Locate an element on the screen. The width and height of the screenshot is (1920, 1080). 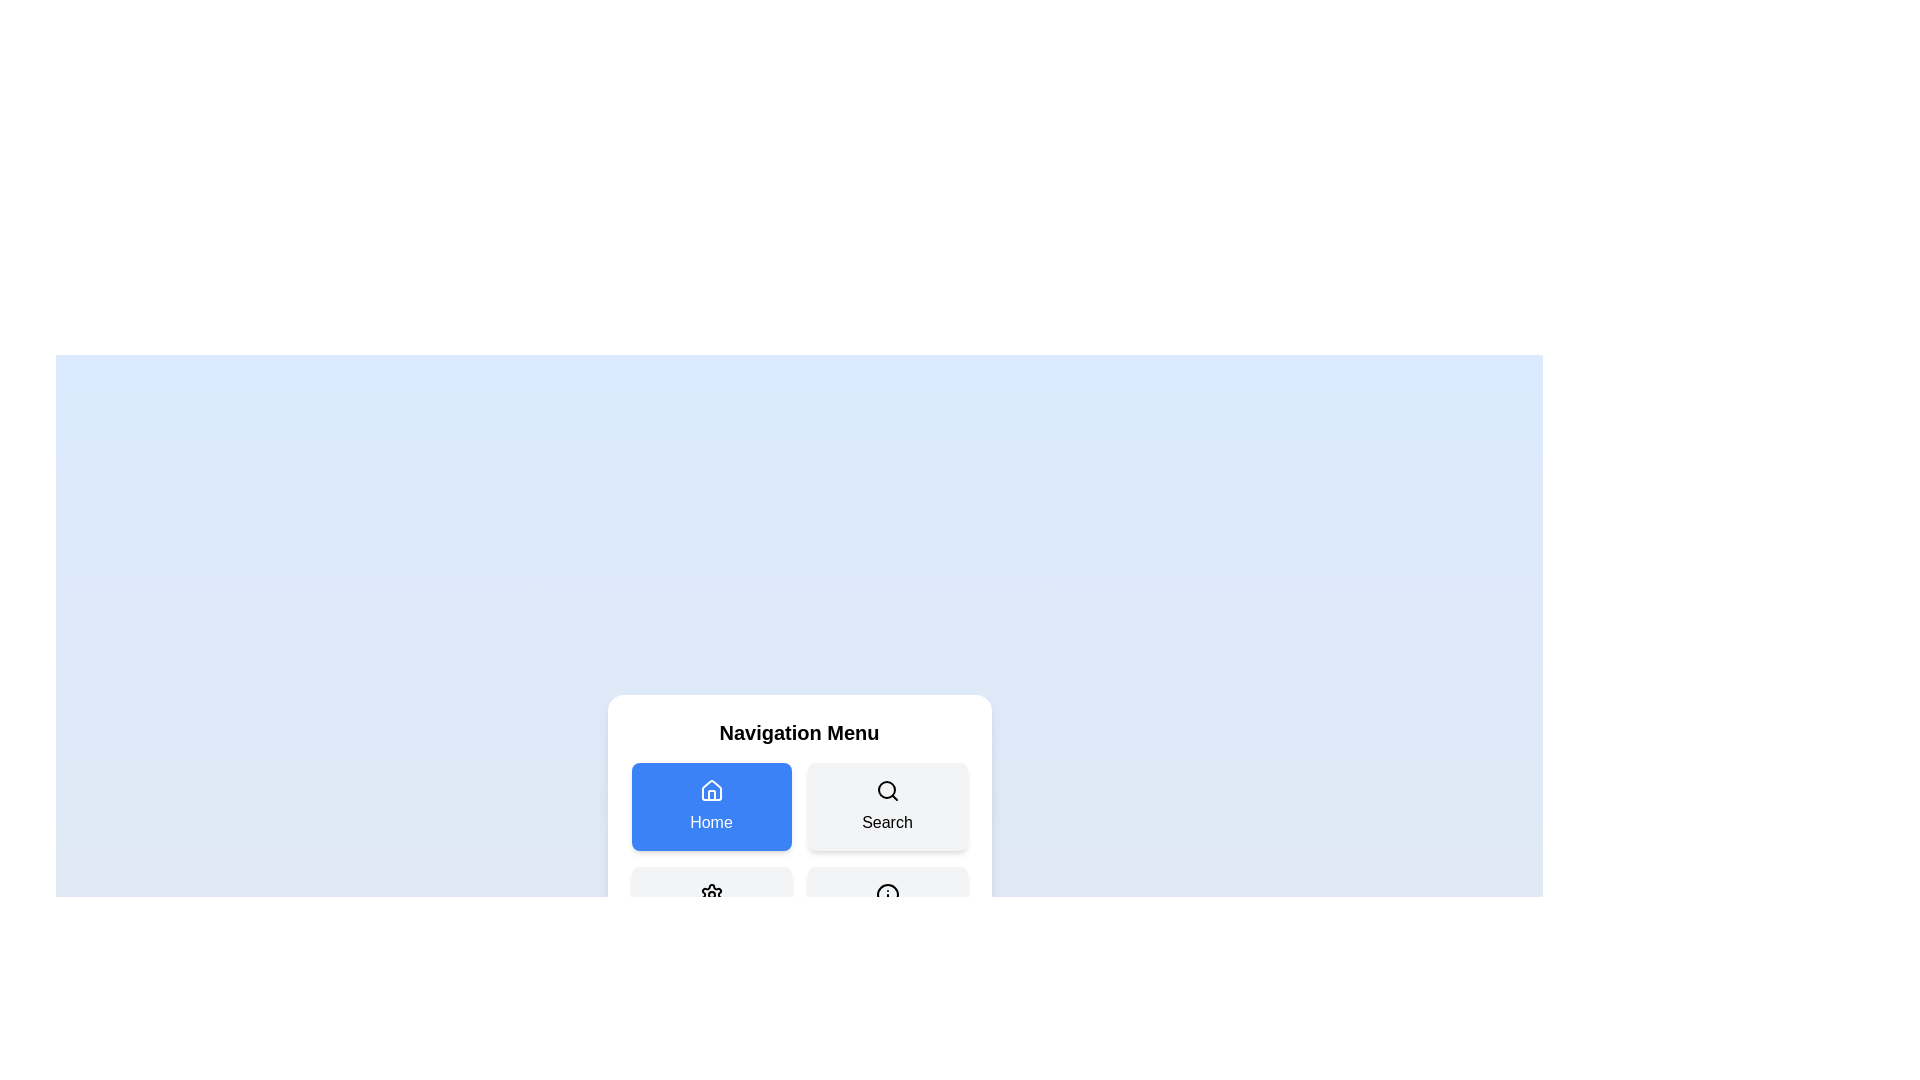
the menu item labeled Search to select it is located at coordinates (886, 805).